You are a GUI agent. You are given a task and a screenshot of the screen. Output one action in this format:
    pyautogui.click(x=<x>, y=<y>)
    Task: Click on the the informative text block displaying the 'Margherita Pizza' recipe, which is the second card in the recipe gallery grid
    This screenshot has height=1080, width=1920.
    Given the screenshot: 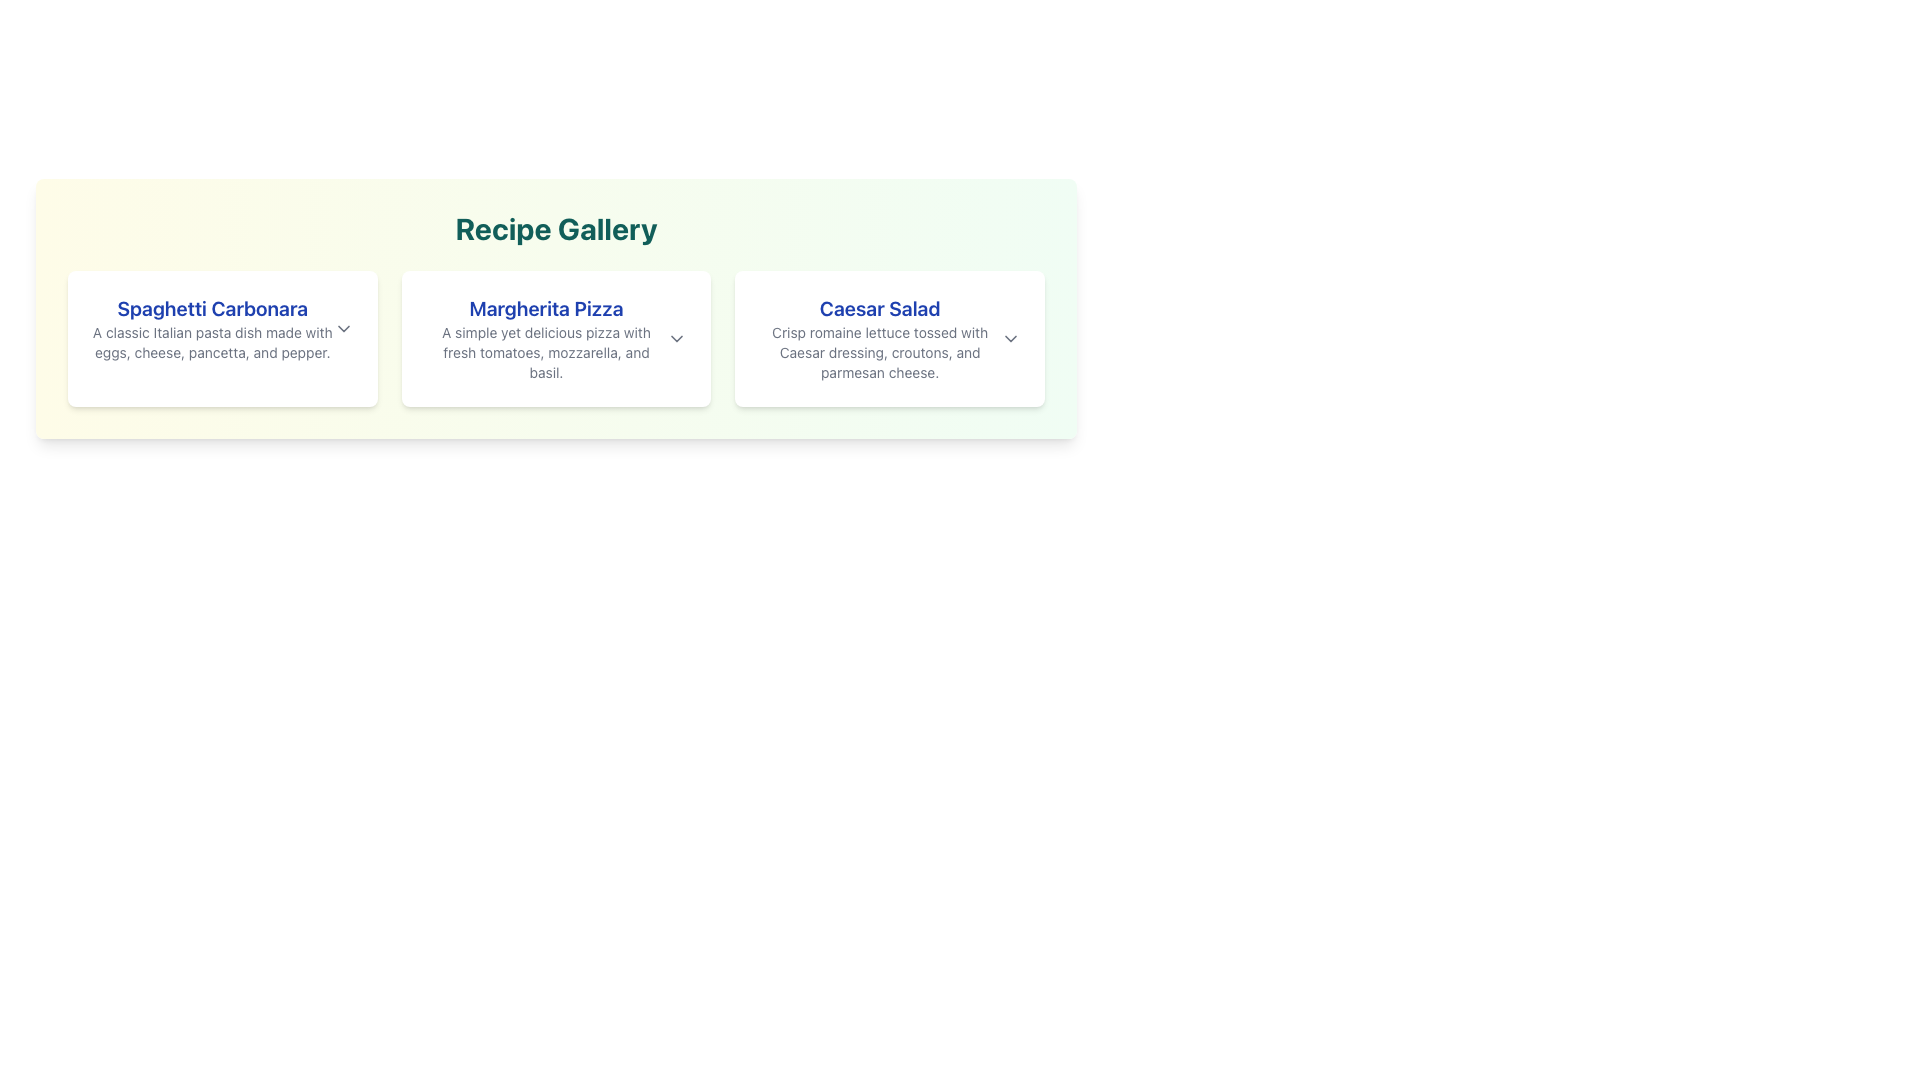 What is the action you would take?
    pyautogui.click(x=546, y=338)
    